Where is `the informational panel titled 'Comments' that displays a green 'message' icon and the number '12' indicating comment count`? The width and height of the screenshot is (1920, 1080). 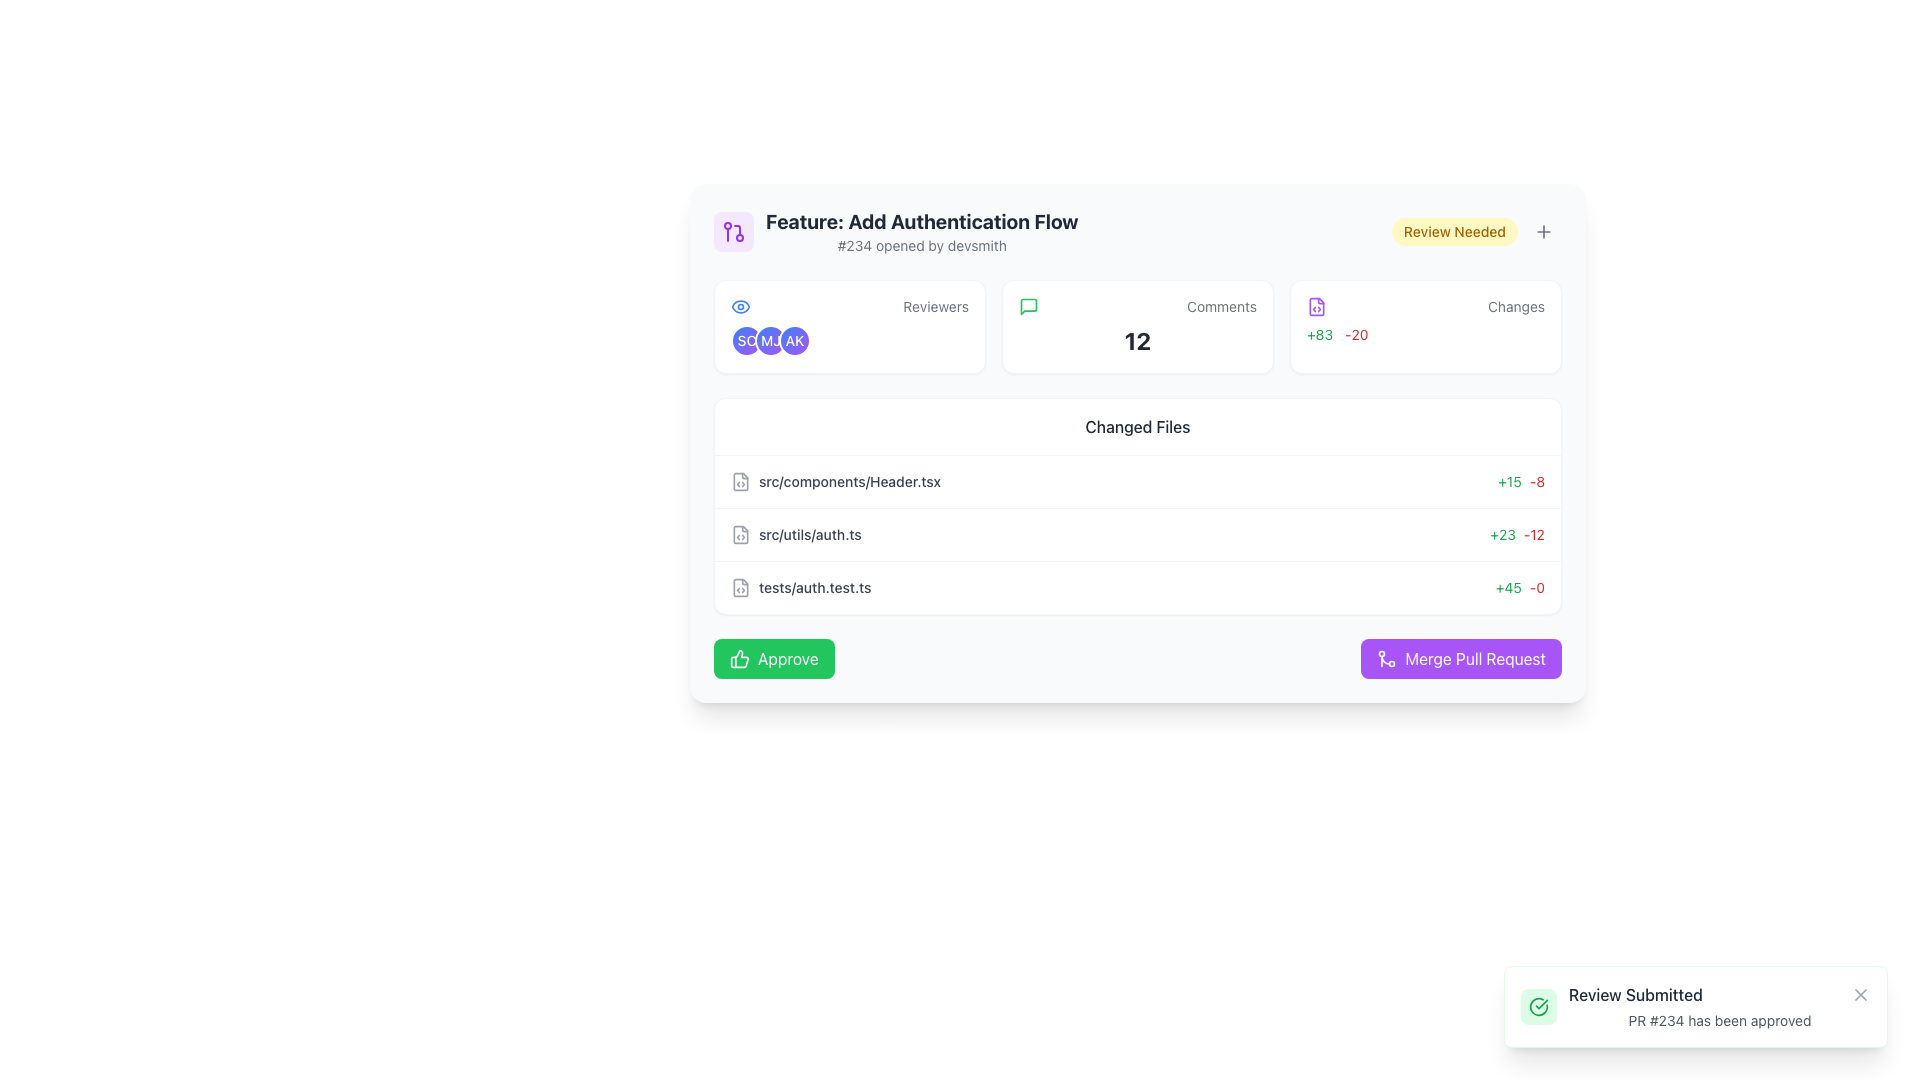
the informational panel titled 'Comments' that displays a green 'message' icon and the number '12' indicating comment count is located at coordinates (1137, 326).